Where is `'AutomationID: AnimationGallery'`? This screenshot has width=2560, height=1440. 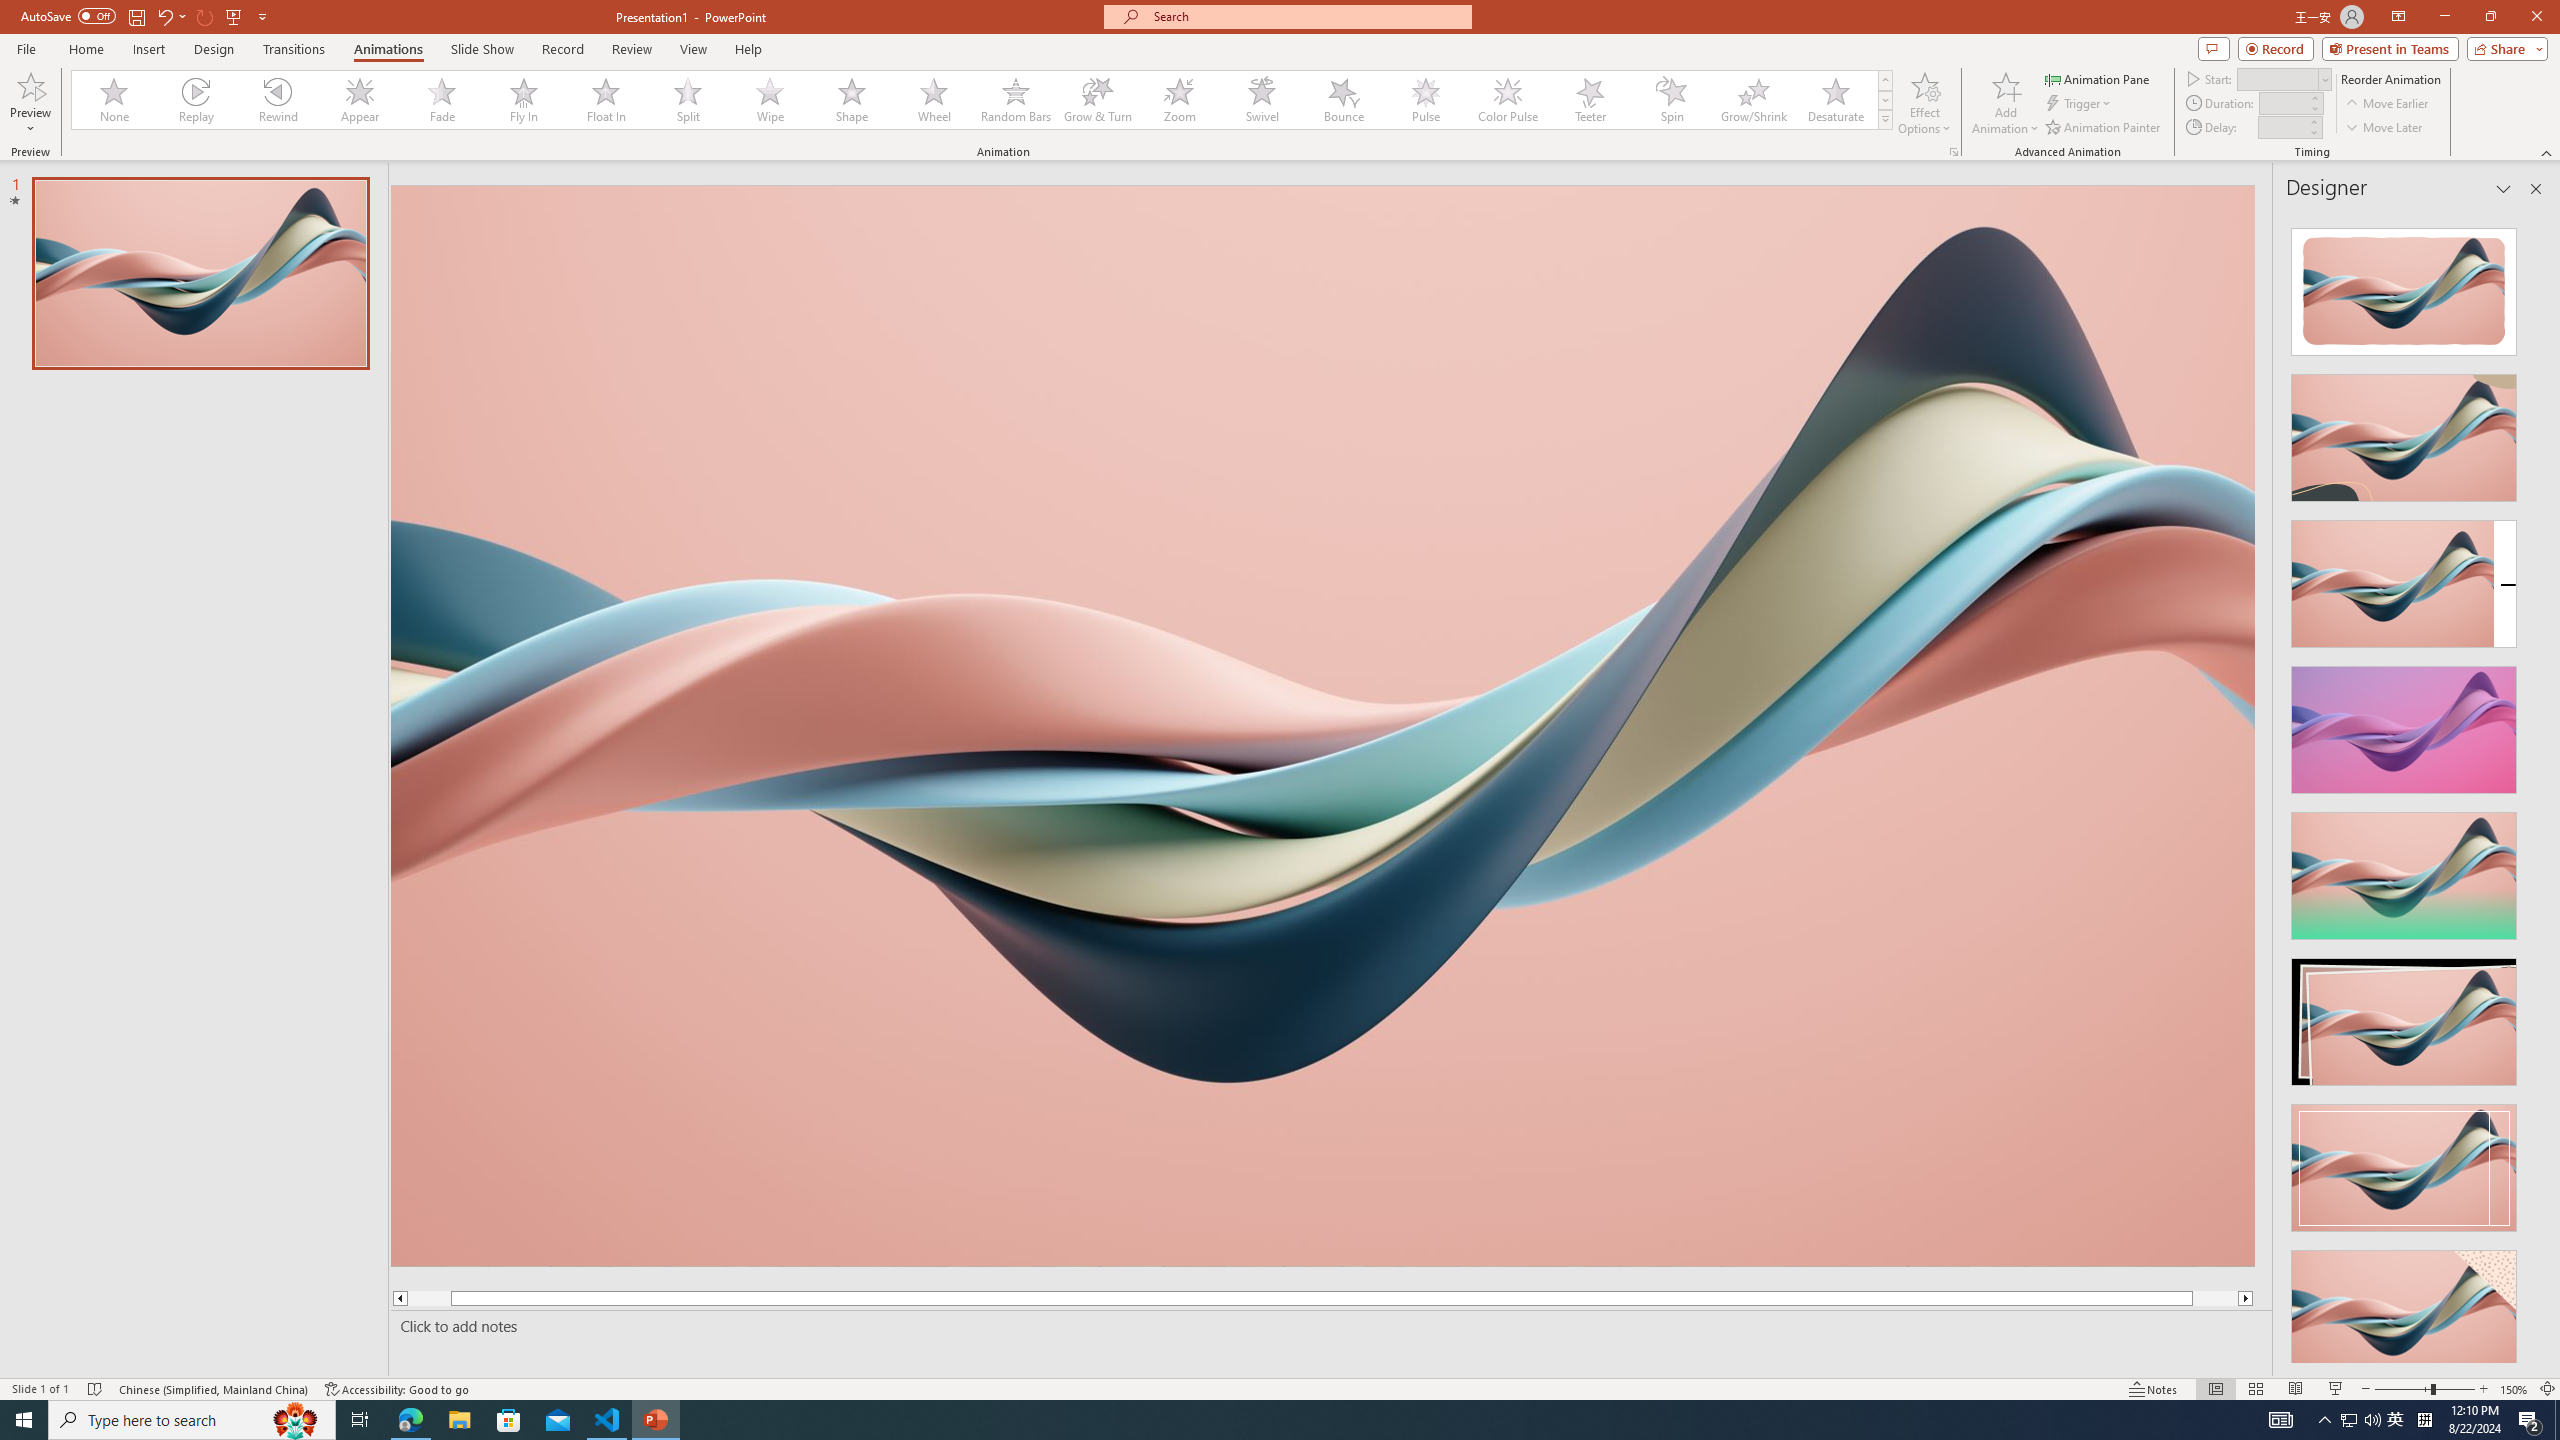 'AutomationID: AnimationGallery' is located at coordinates (982, 99).